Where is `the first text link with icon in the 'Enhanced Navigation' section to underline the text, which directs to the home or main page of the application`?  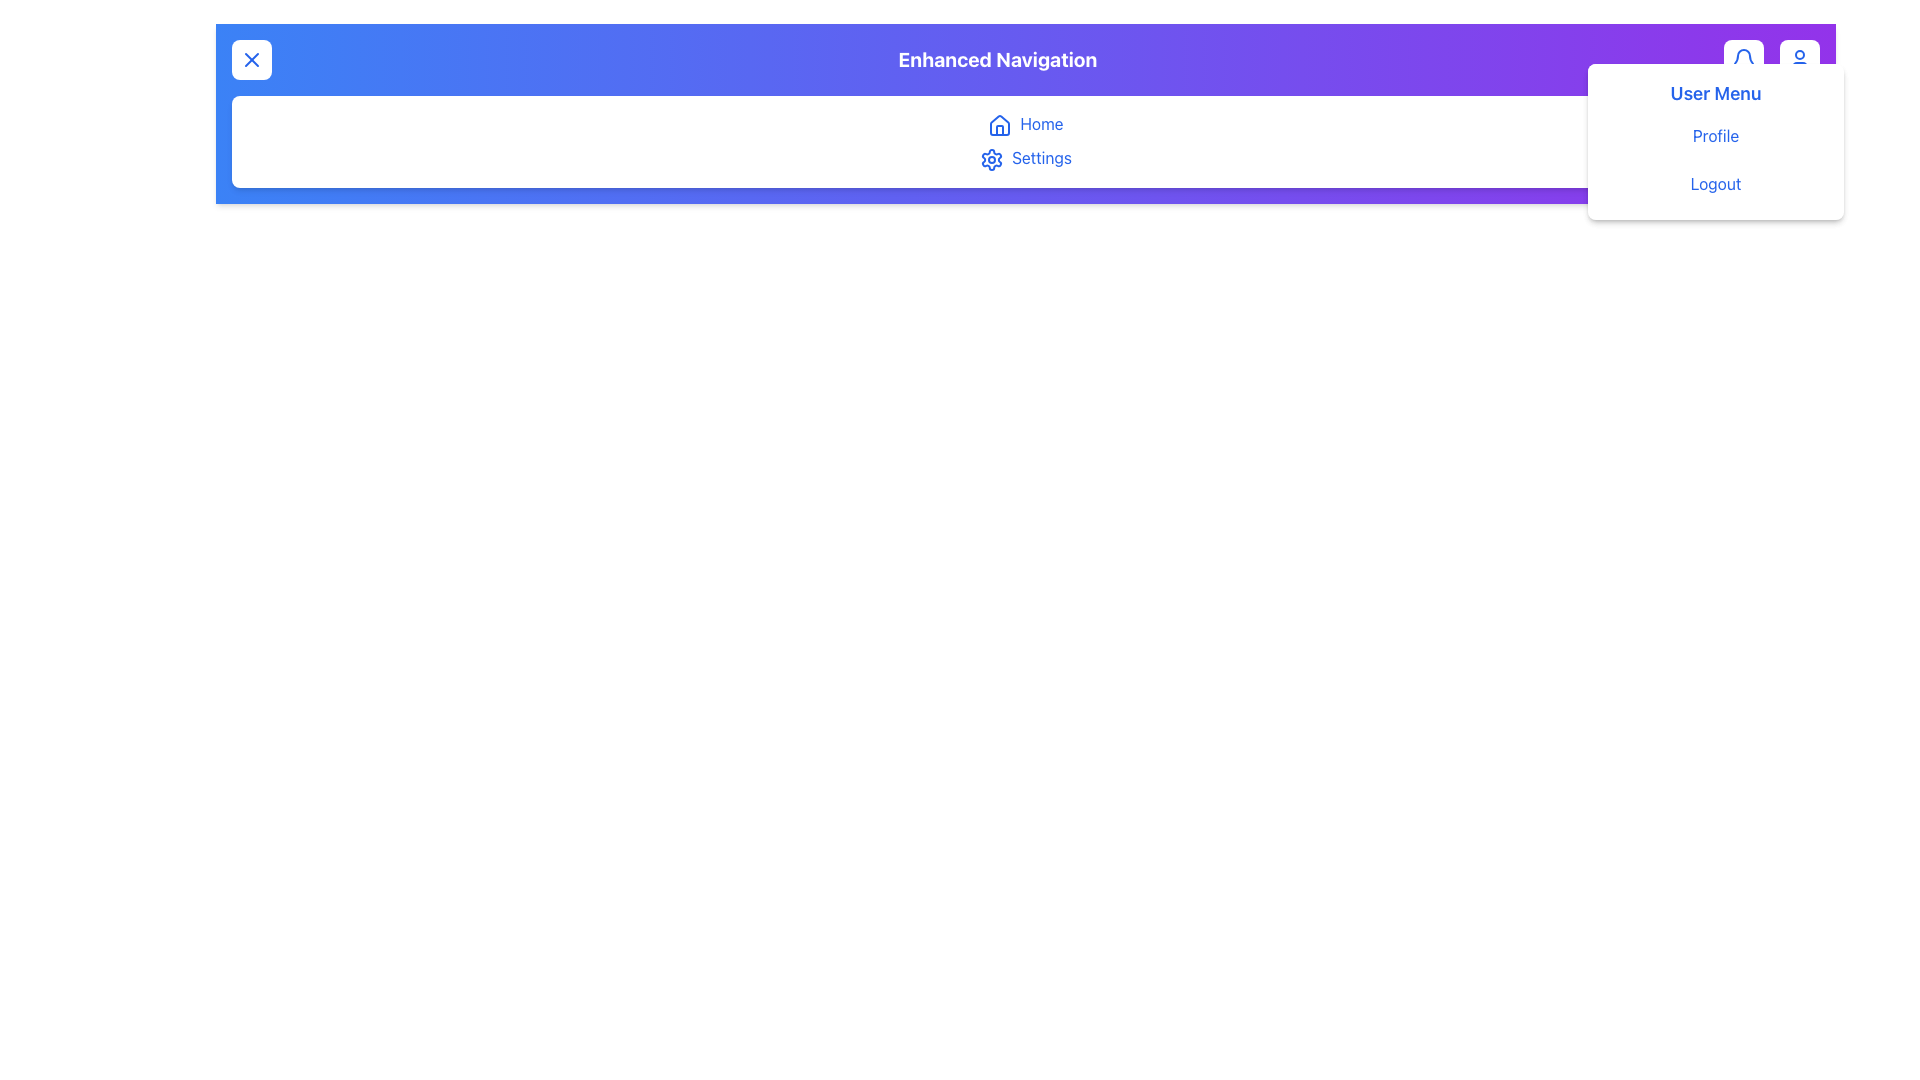
the first text link with icon in the 'Enhanced Navigation' section to underline the text, which directs to the home or main page of the application is located at coordinates (1026, 123).